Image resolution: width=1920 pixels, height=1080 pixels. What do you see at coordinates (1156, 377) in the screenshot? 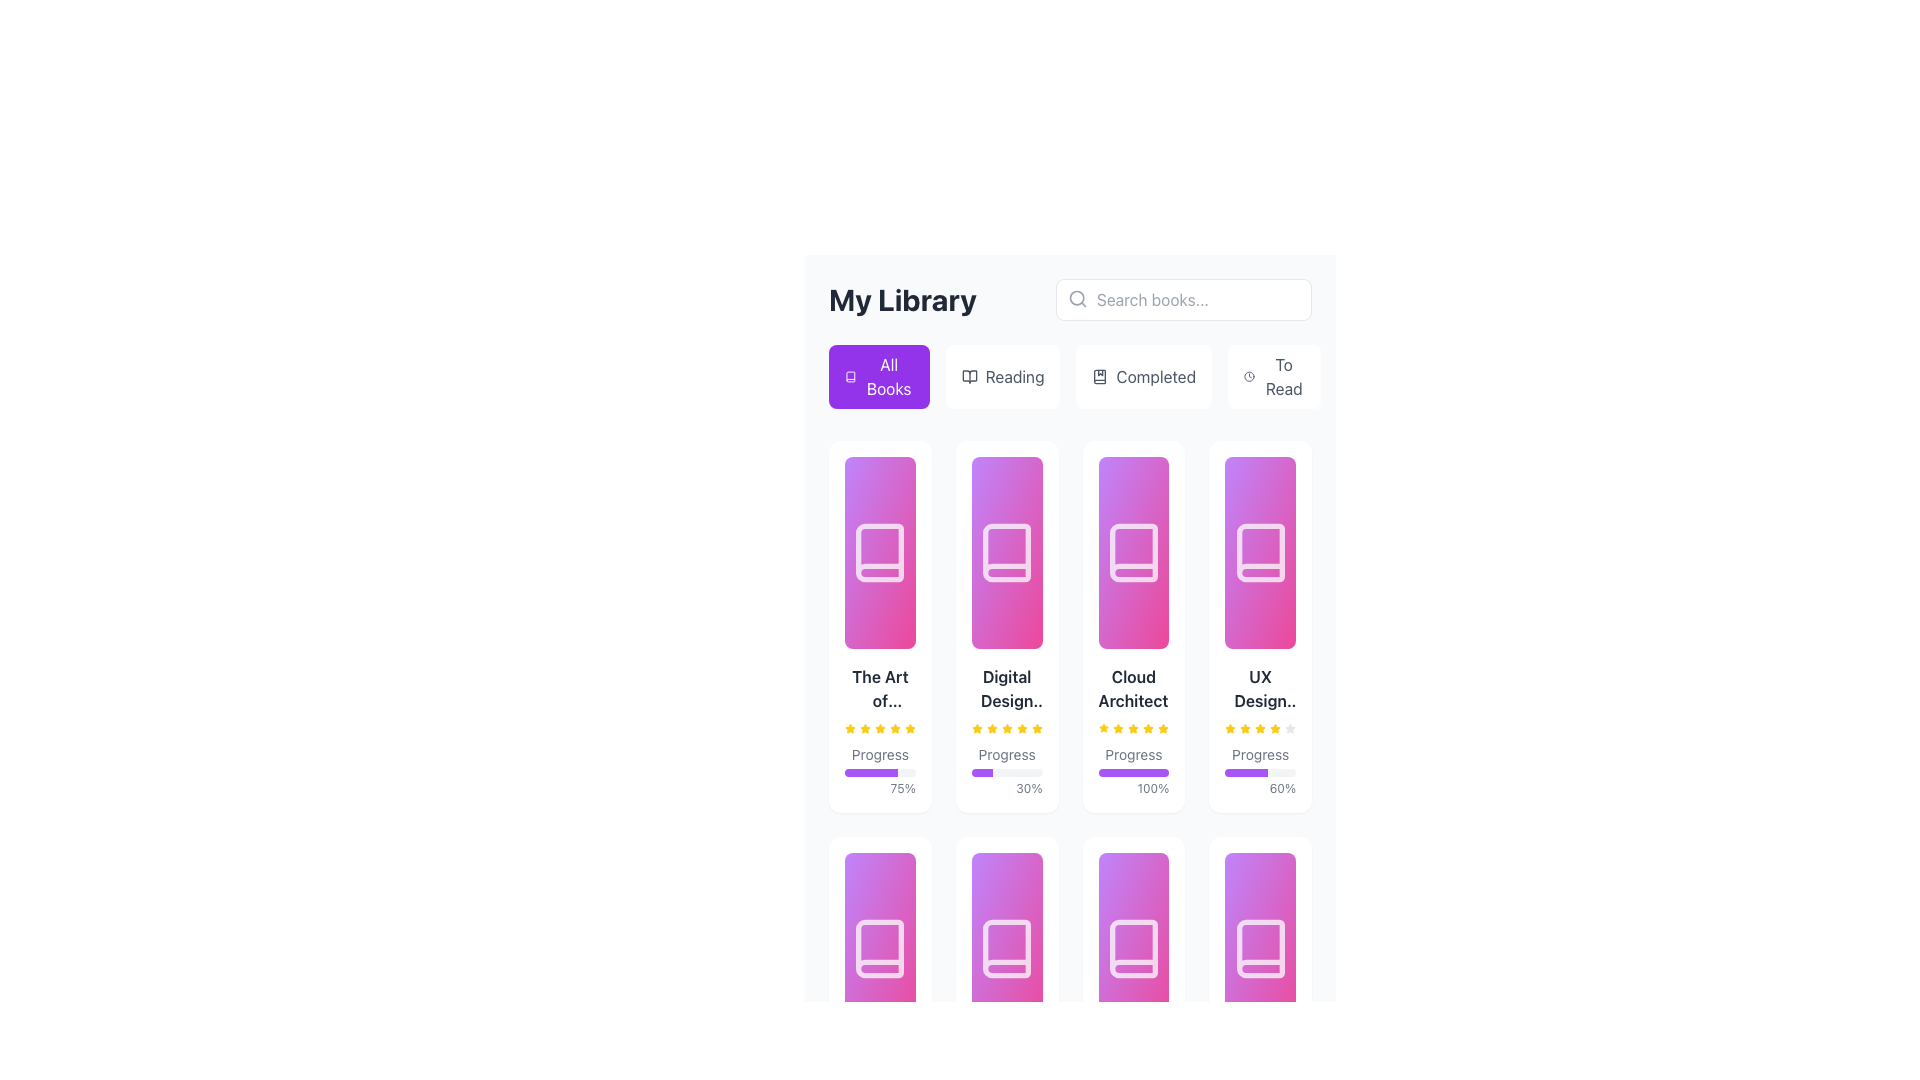
I see `text label representing the completed books category, which is located to the right of the bookmark icon in the top navigation menu under 'My Library'` at bounding box center [1156, 377].